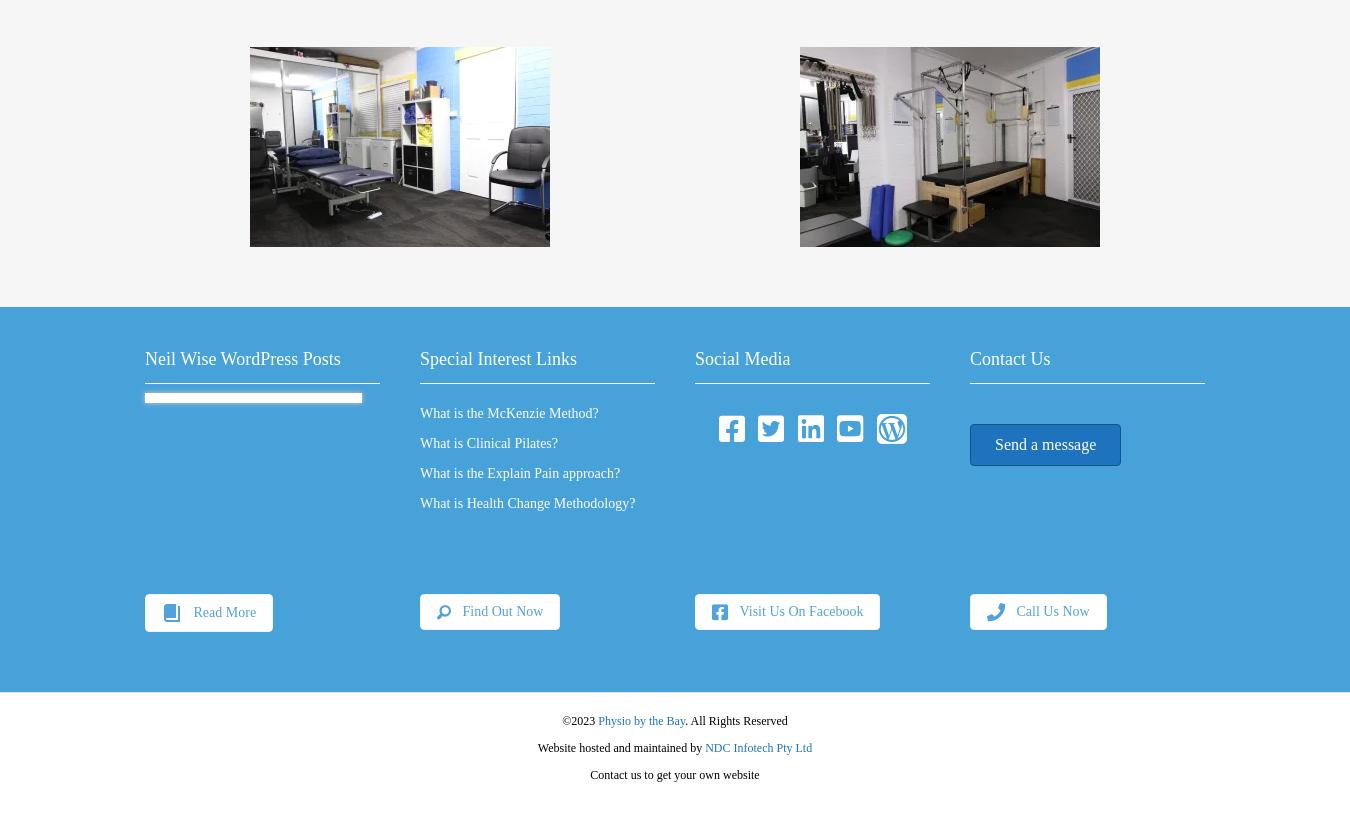 The height and width of the screenshot is (814, 1350). Describe the element at coordinates (1008, 358) in the screenshot. I see `'Contact Us'` at that location.